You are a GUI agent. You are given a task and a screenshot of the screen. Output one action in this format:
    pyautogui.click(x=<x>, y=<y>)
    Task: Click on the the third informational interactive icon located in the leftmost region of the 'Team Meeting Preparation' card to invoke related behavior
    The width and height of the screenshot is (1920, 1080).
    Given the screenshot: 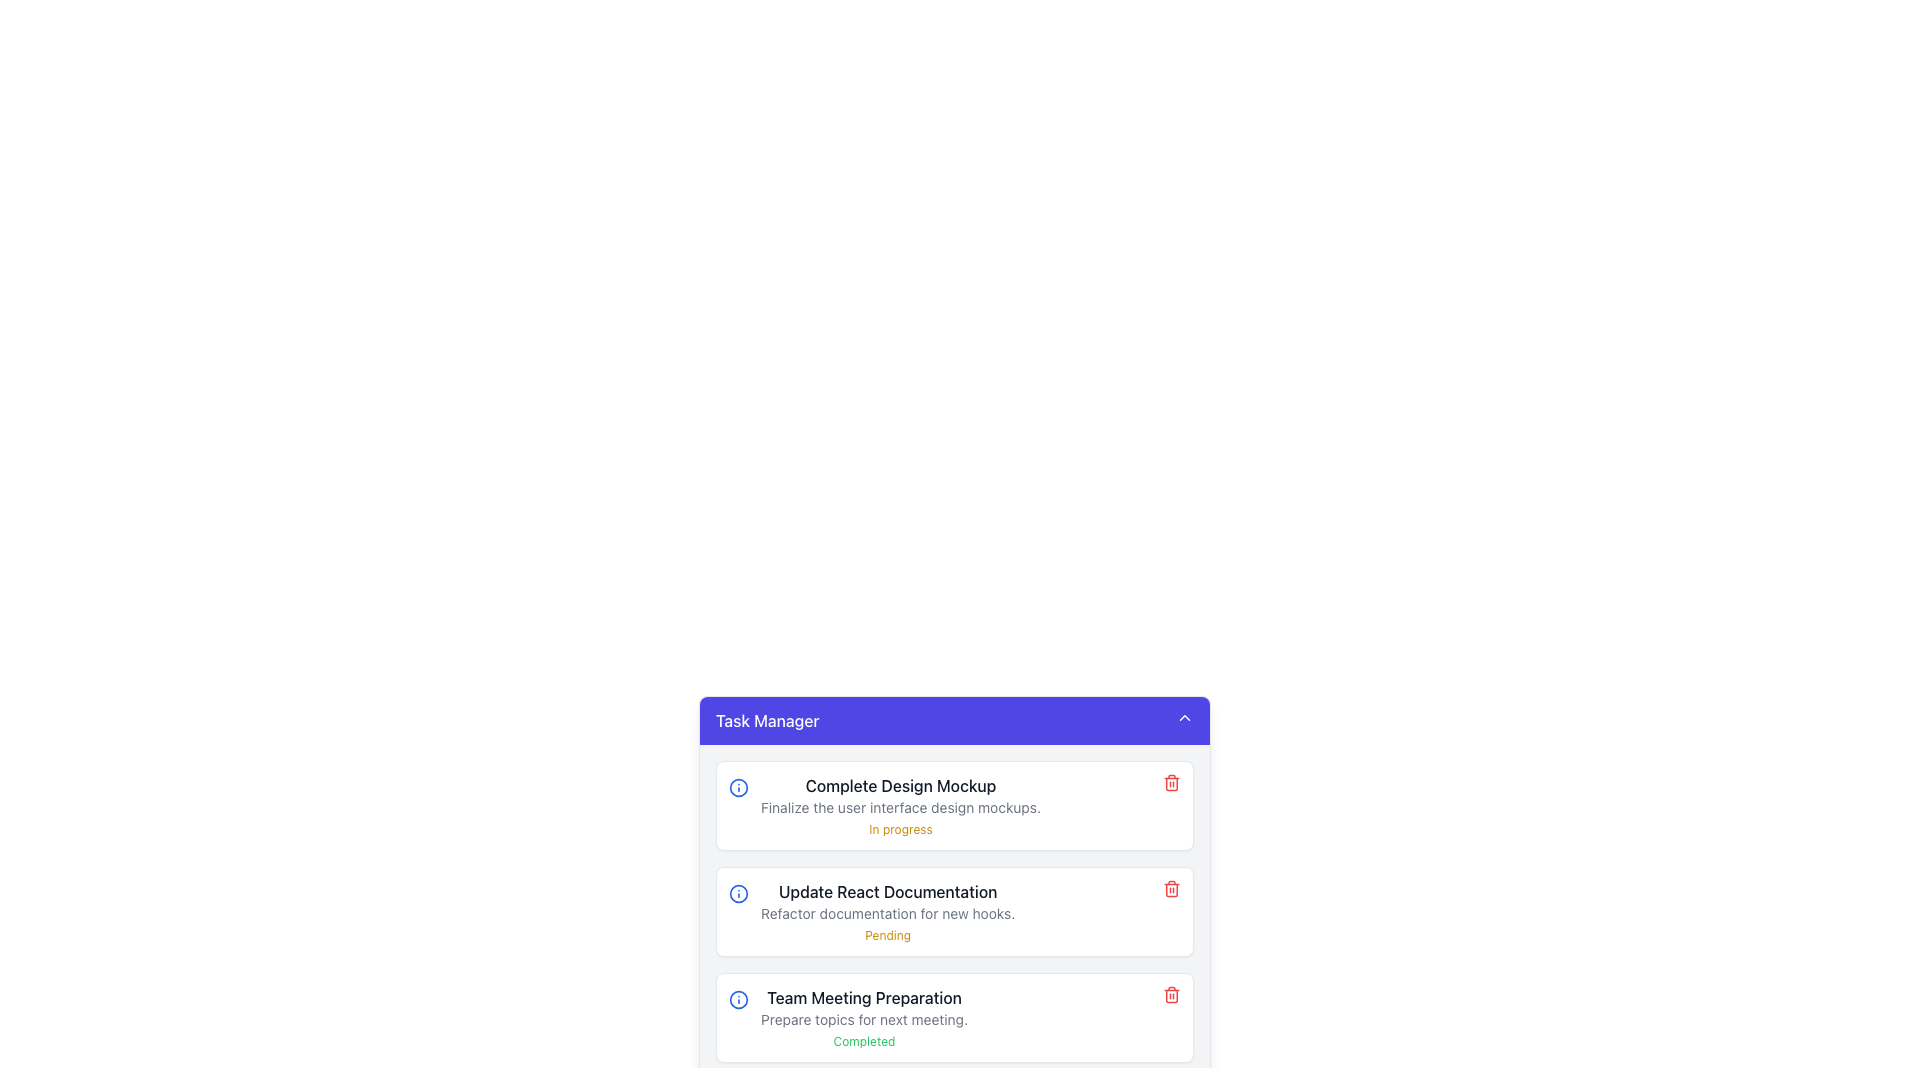 What is the action you would take?
    pyautogui.click(x=738, y=999)
    